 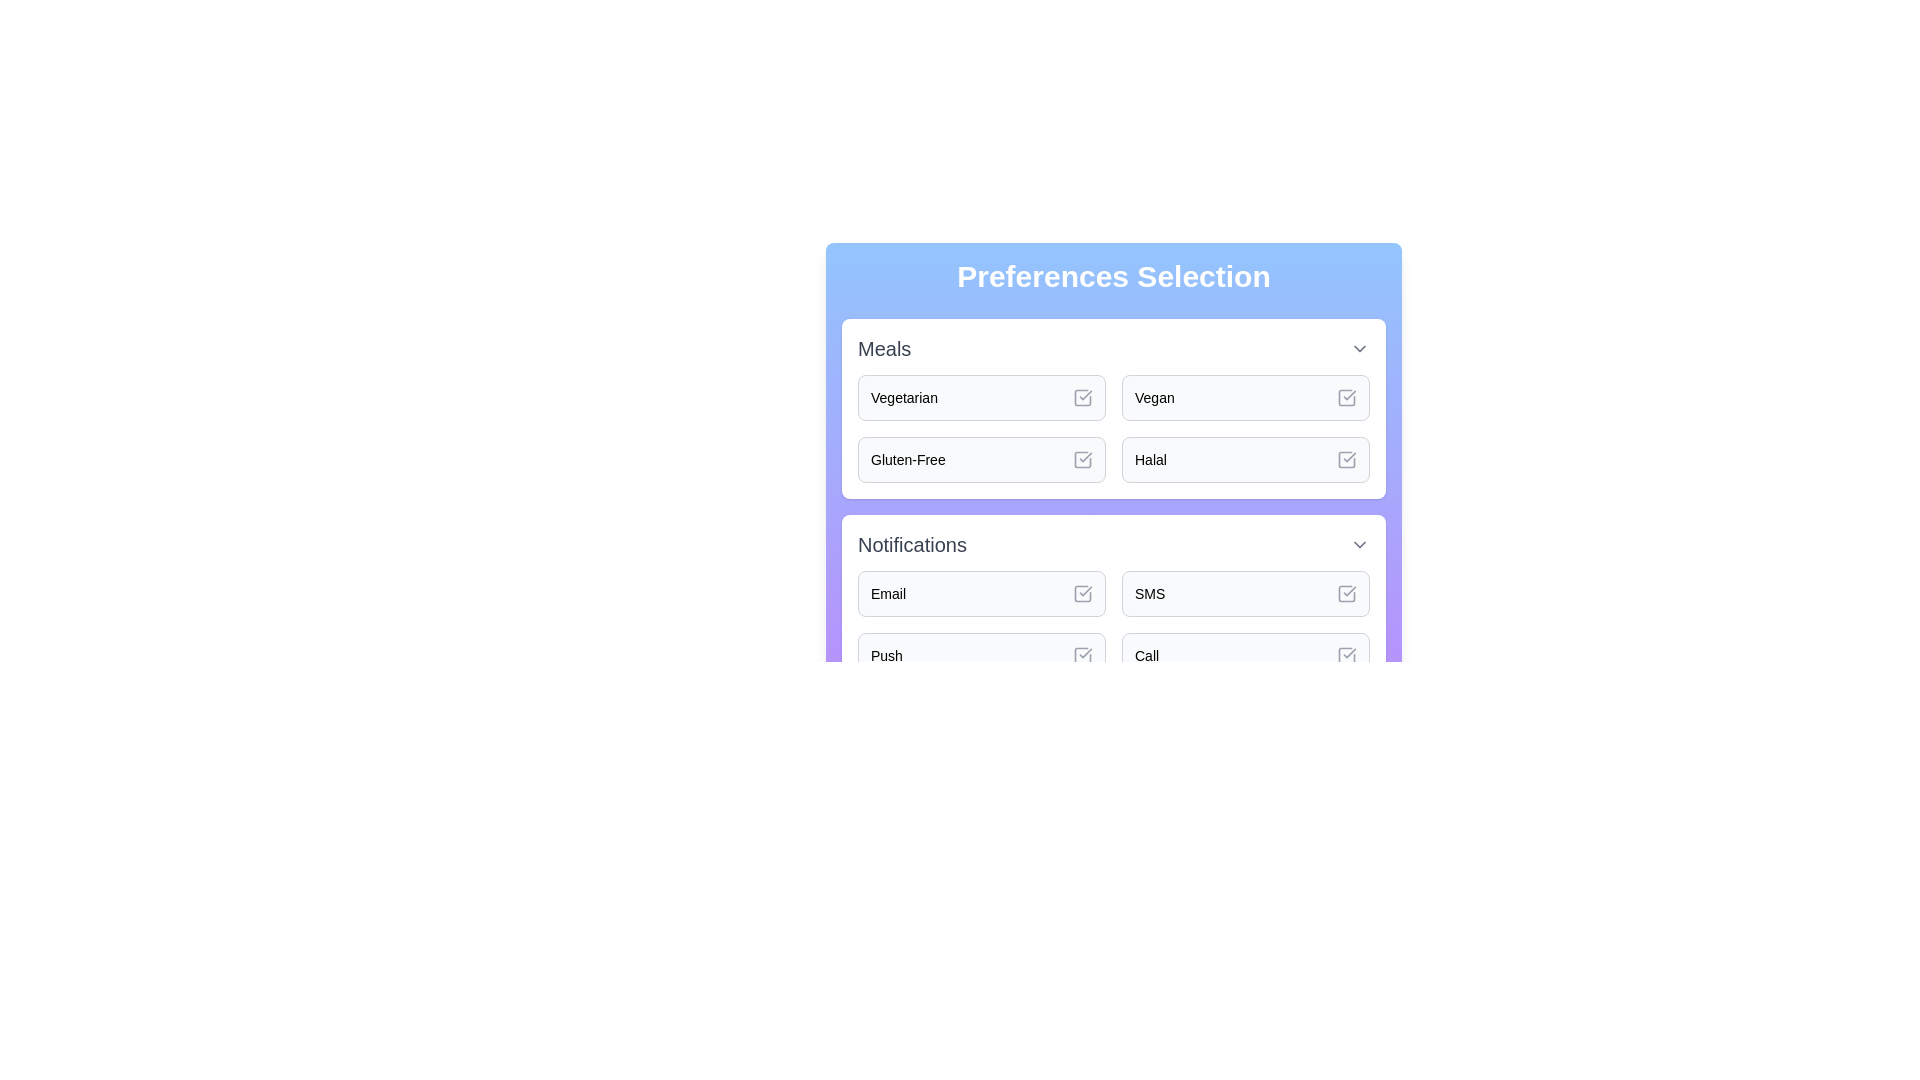 What do you see at coordinates (982, 459) in the screenshot?
I see `the 'Gluten-Free' checkbox option located in the 'Meals' section of the 'Preferences Selection' interface` at bounding box center [982, 459].